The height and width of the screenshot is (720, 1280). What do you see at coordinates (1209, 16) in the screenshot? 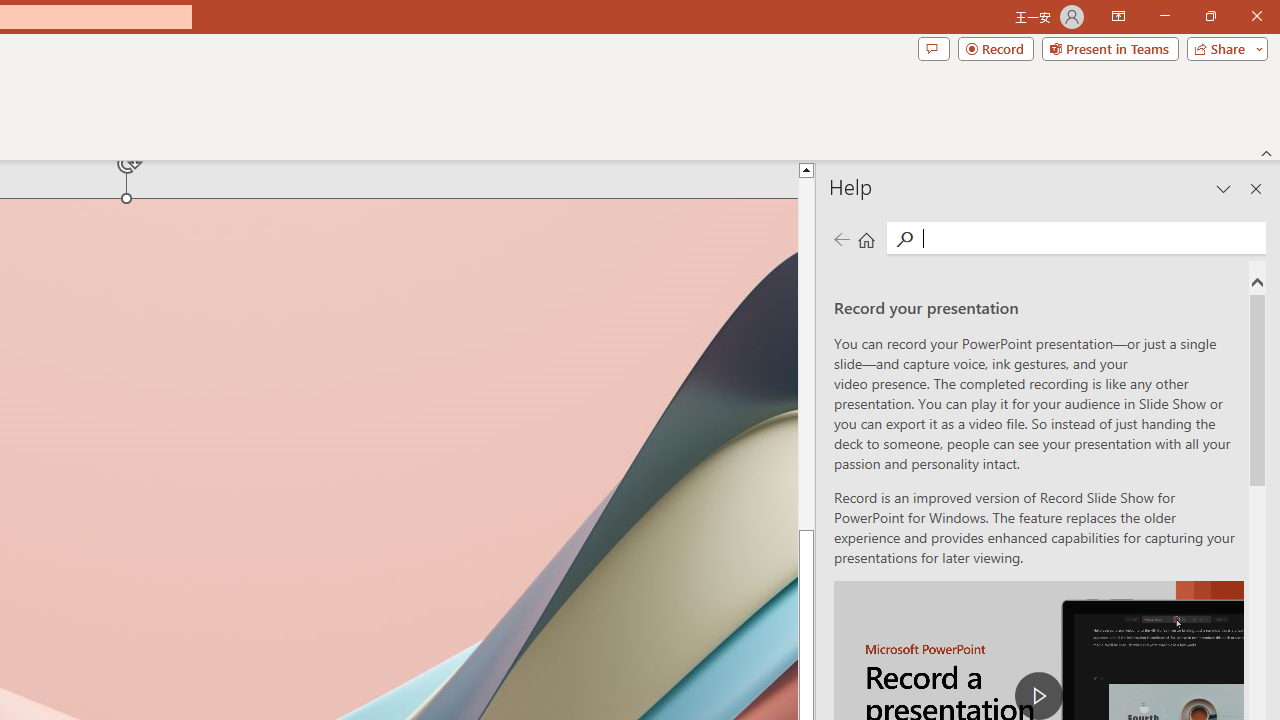
I see `'Restore Down'` at bounding box center [1209, 16].